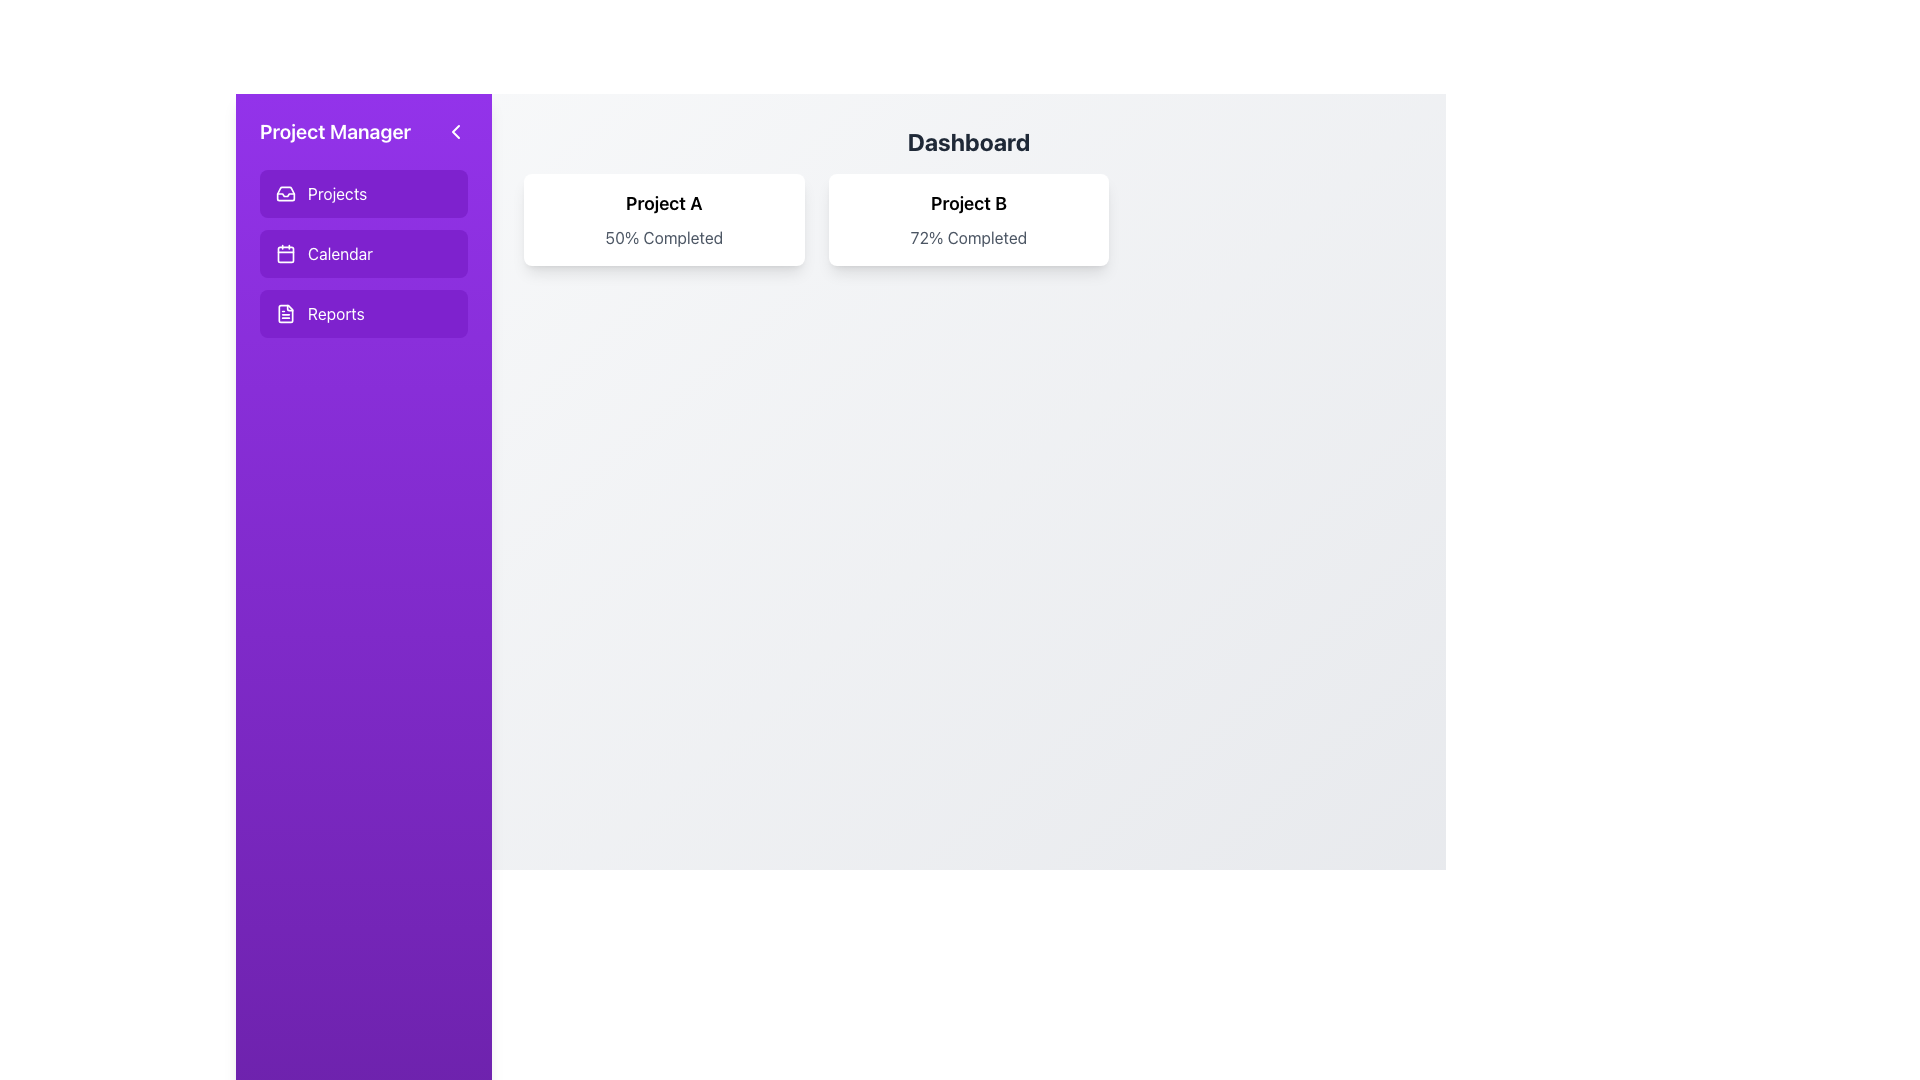  Describe the element at coordinates (285, 193) in the screenshot. I see `the 'Projects' icon located in the purple sidebar of the 'Project Manager', which is the top entry in the vertical list, to enhance recognition of this section` at that location.